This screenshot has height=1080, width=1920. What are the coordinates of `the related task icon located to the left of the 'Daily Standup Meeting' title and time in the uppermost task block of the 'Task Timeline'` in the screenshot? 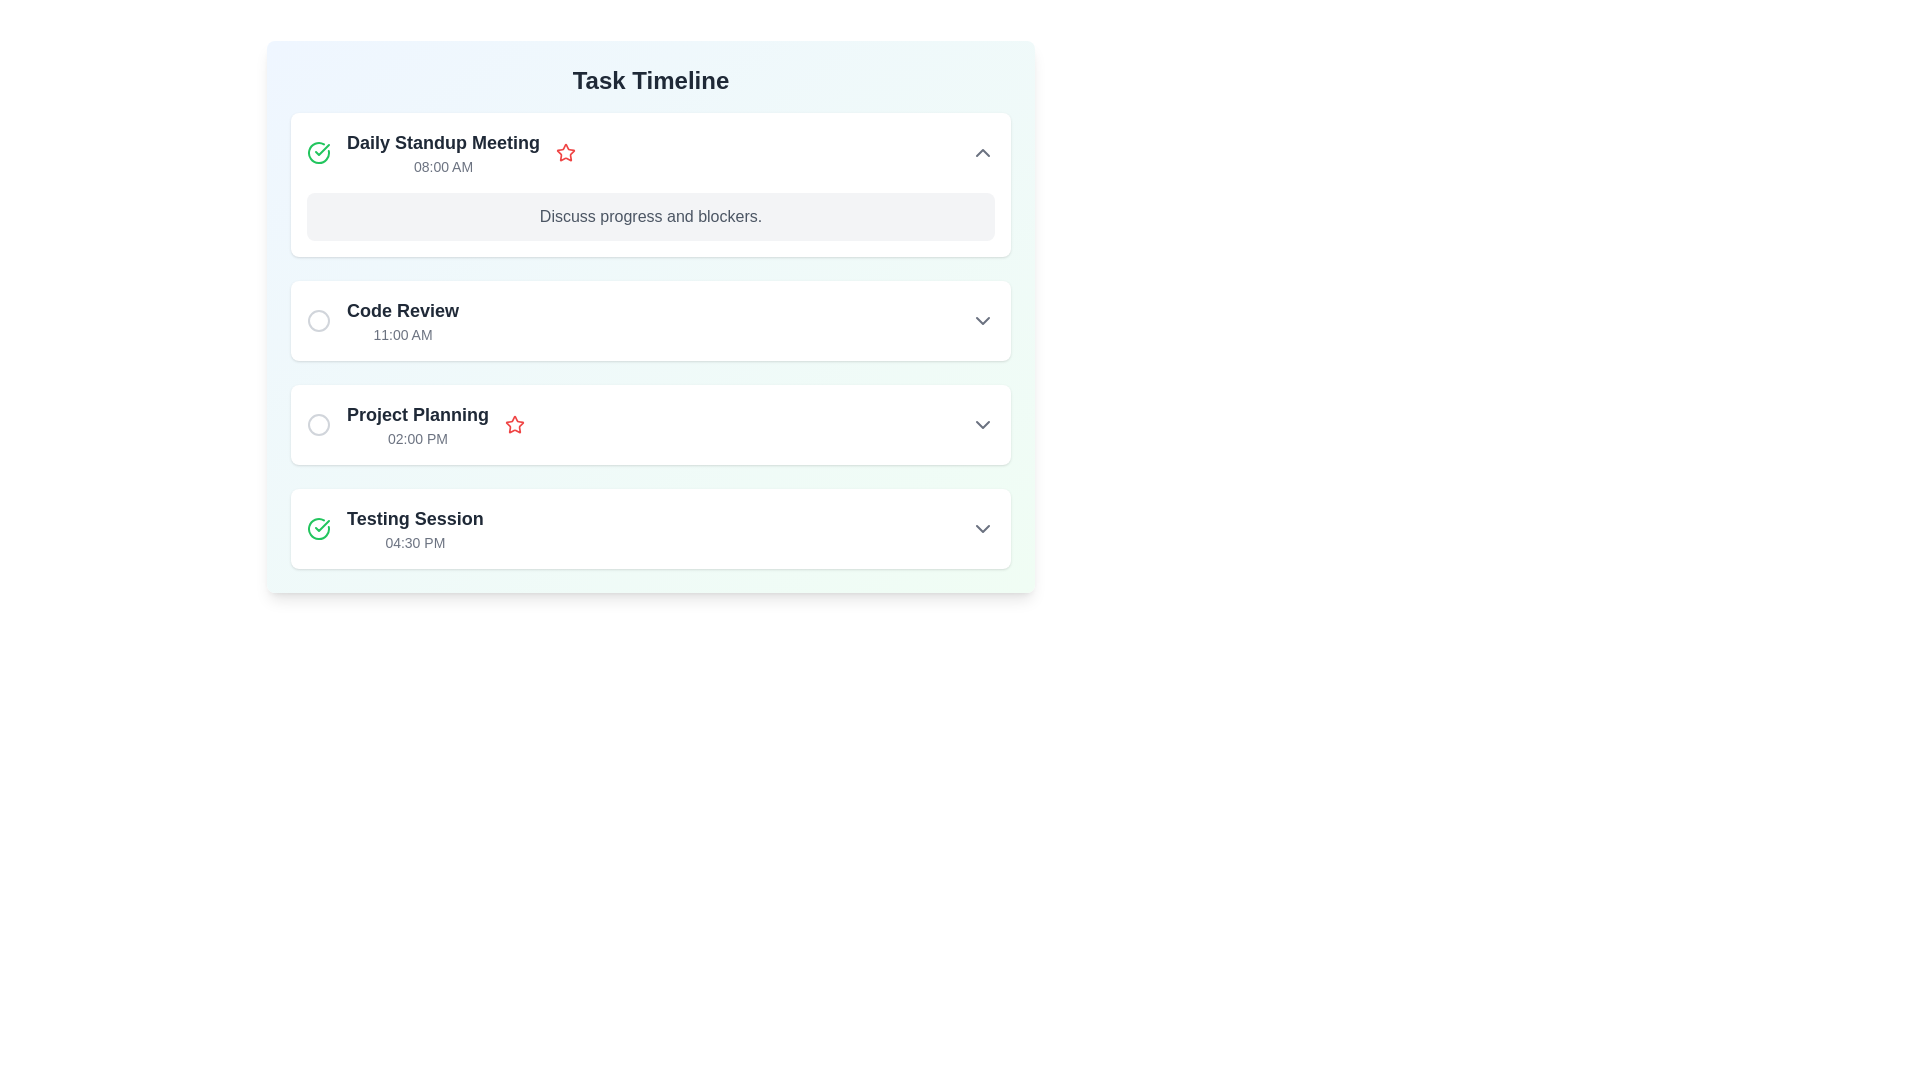 It's located at (442, 152).